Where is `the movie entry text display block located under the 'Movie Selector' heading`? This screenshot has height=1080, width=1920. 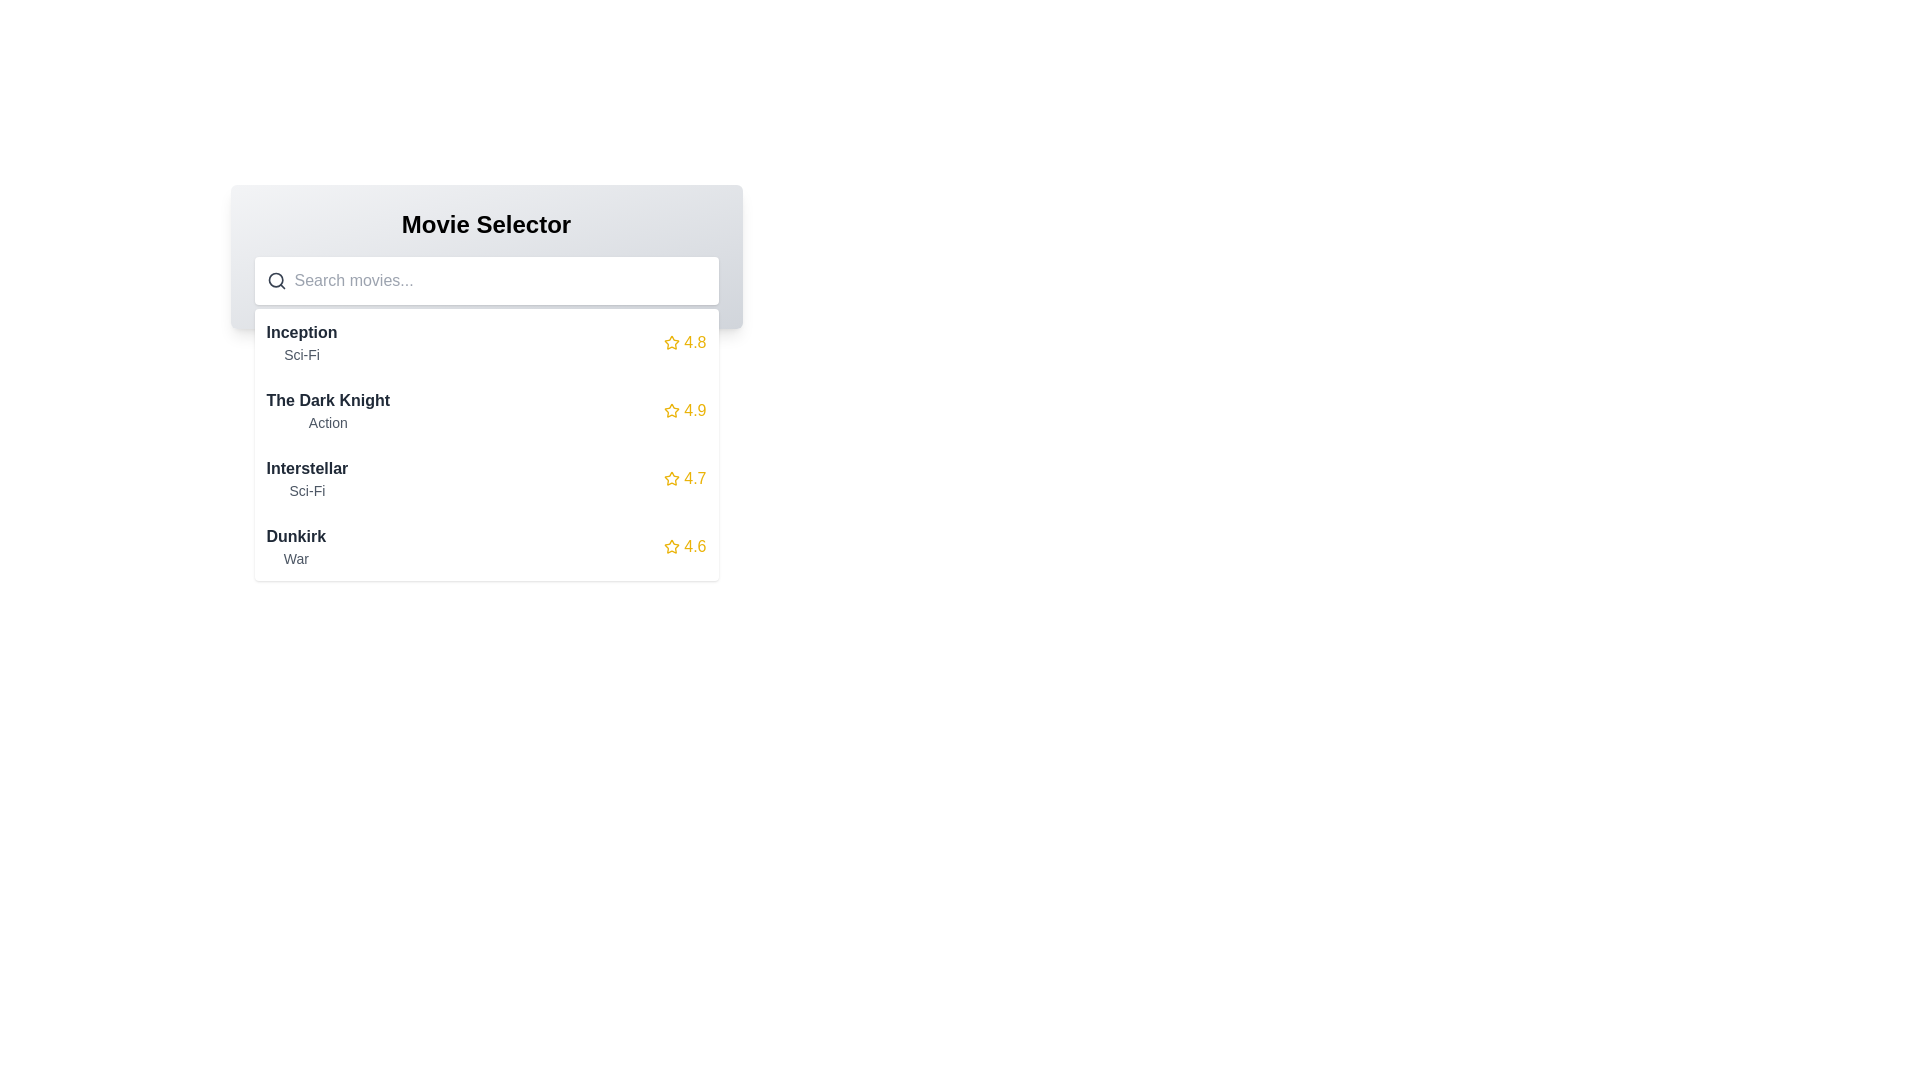
the movie entry text display block located under the 'Movie Selector' heading is located at coordinates (301, 342).